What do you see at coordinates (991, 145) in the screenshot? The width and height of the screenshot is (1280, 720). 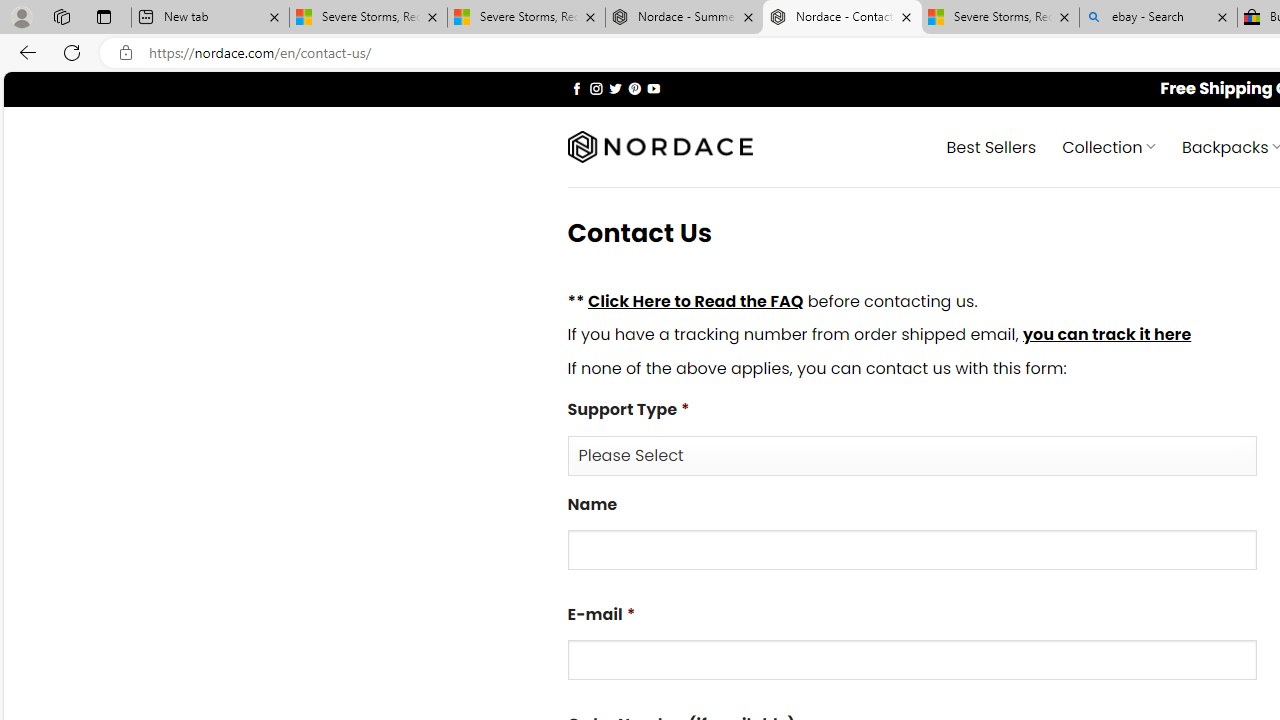 I see `'  Best Sellers'` at bounding box center [991, 145].